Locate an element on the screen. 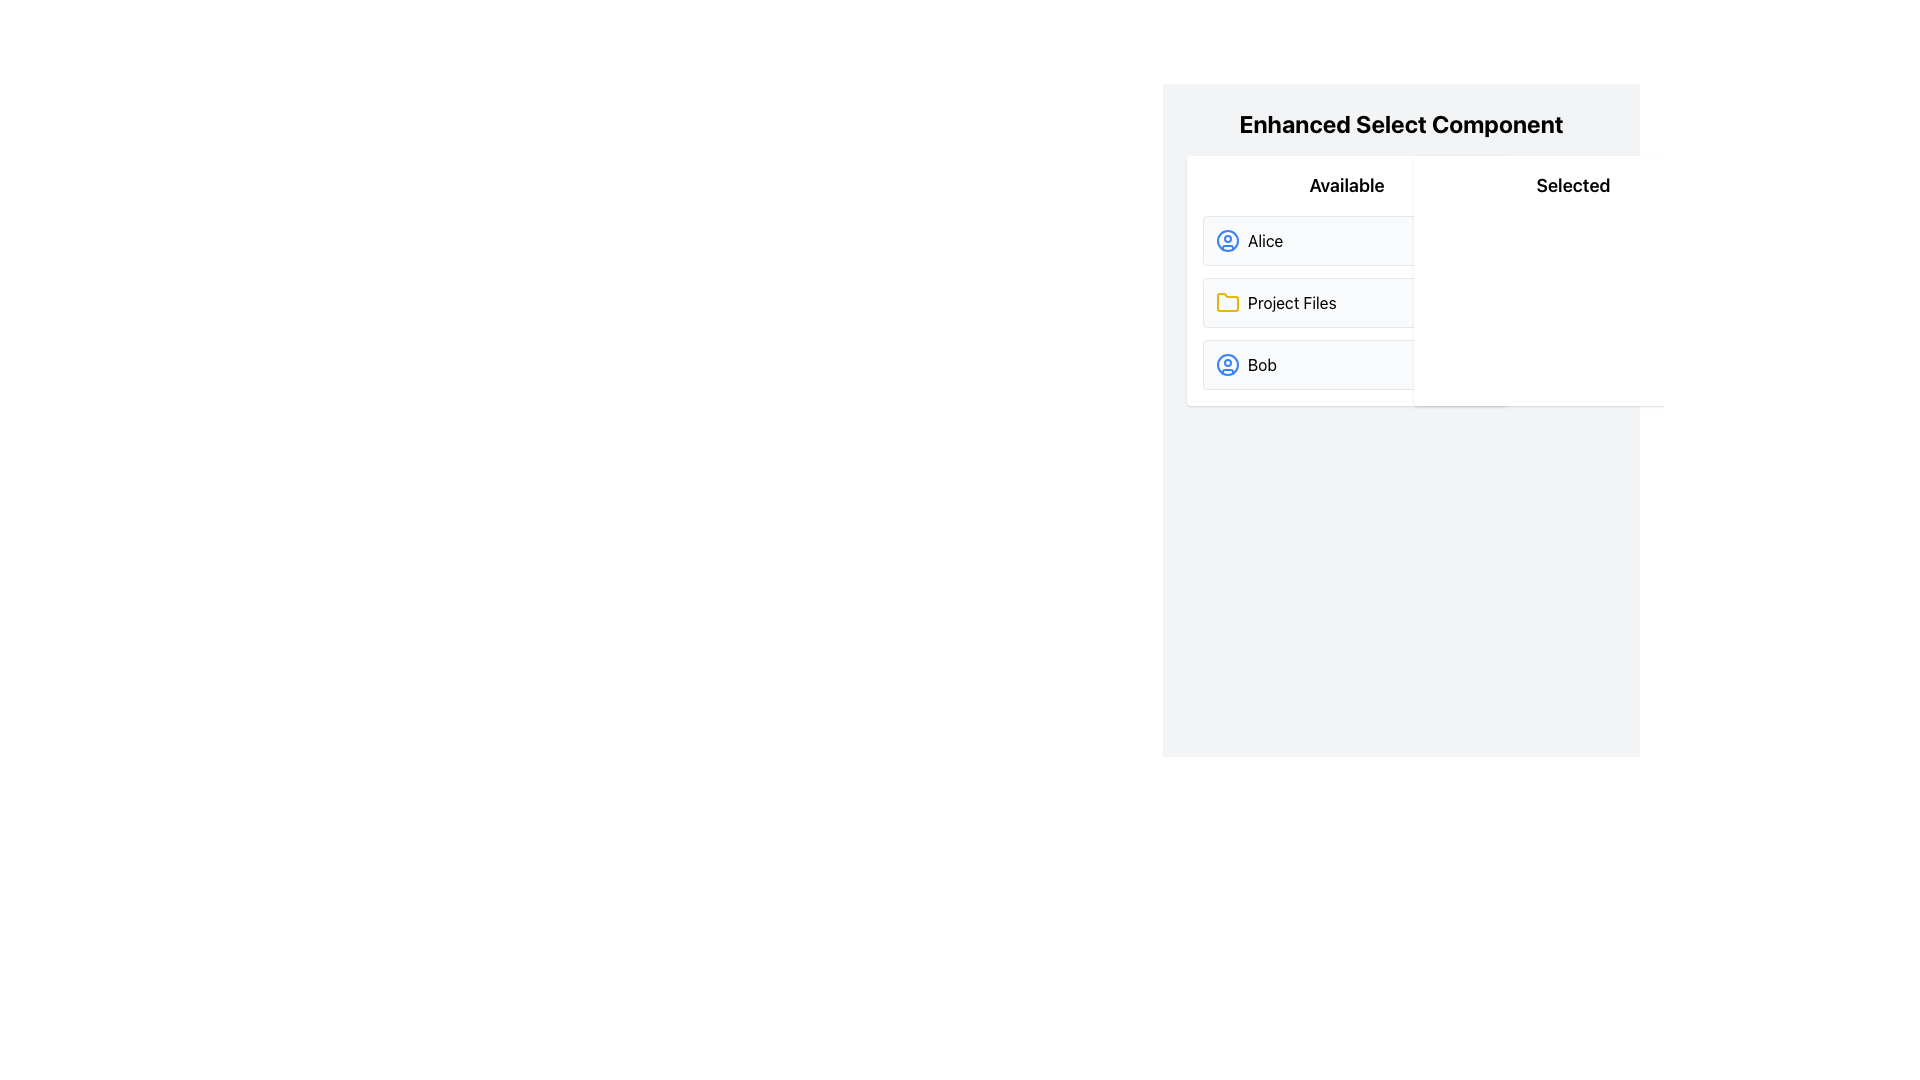 Image resolution: width=1920 pixels, height=1080 pixels. the yellow folder icon located in the 'Available' section, next to the text 'Project Files' is located at coordinates (1227, 302).